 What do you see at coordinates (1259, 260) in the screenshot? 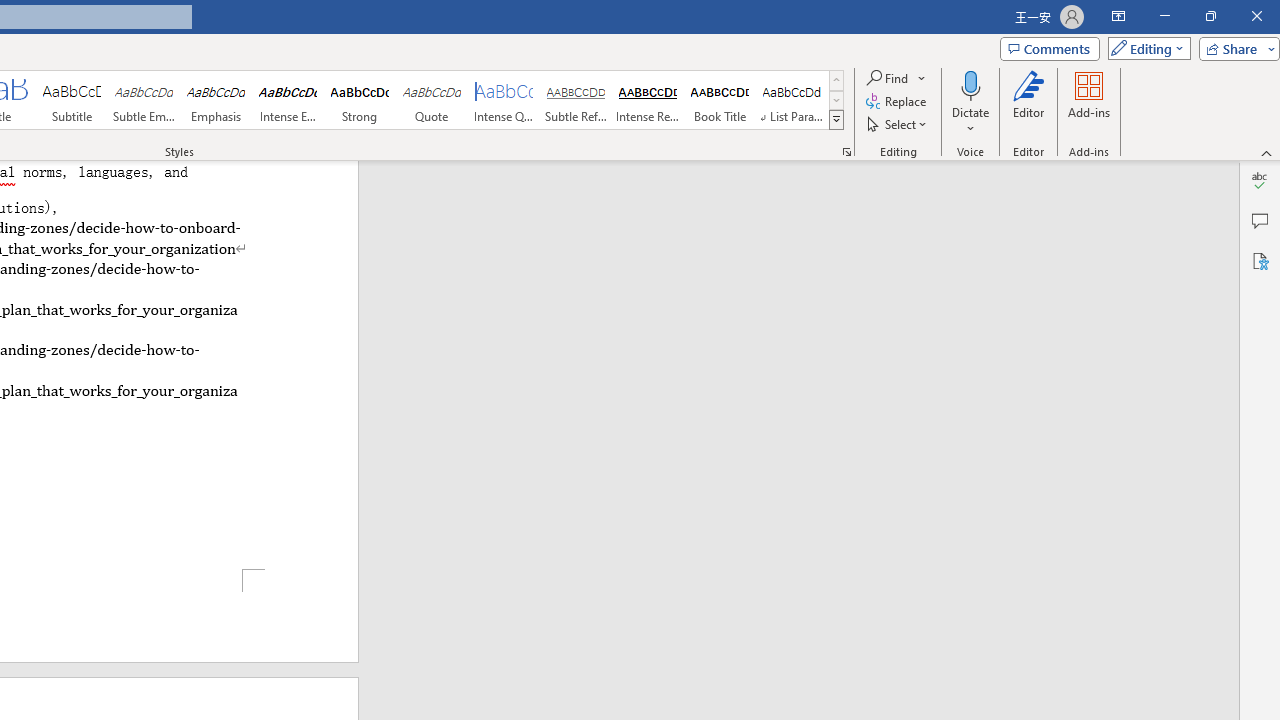
I see `'Accessibility'` at bounding box center [1259, 260].